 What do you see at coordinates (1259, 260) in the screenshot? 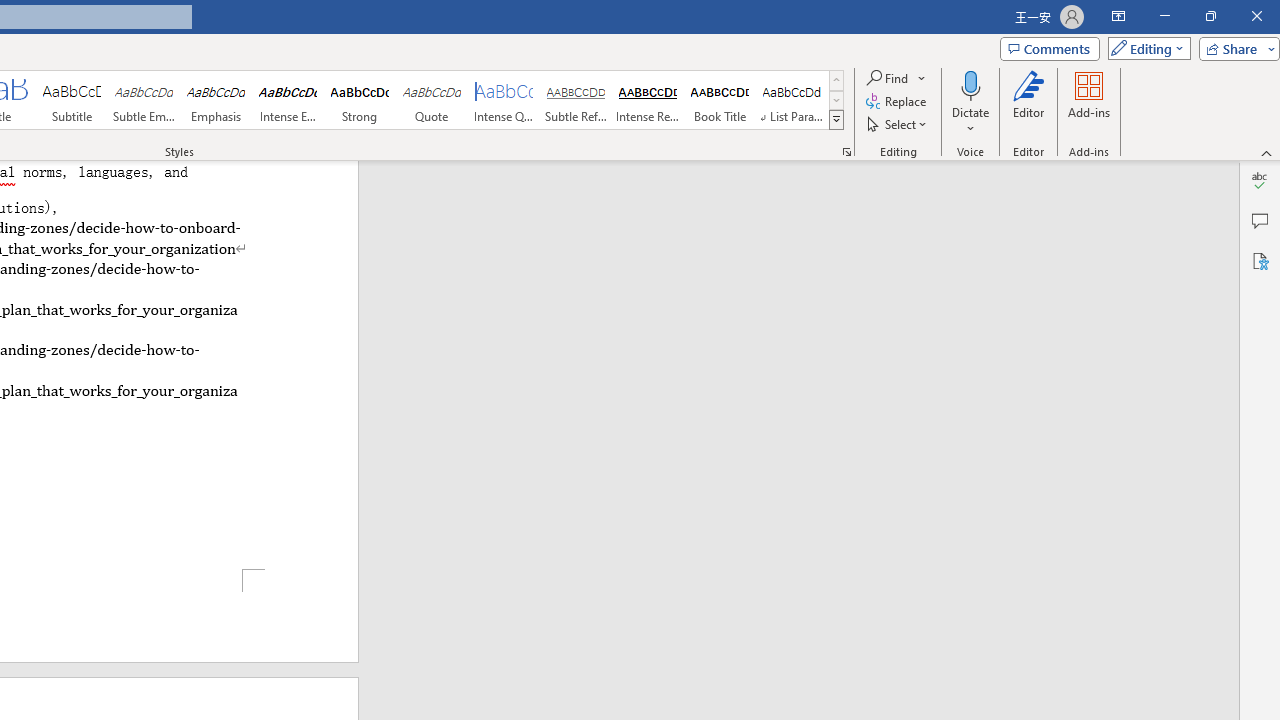
I see `'Accessibility'` at bounding box center [1259, 260].